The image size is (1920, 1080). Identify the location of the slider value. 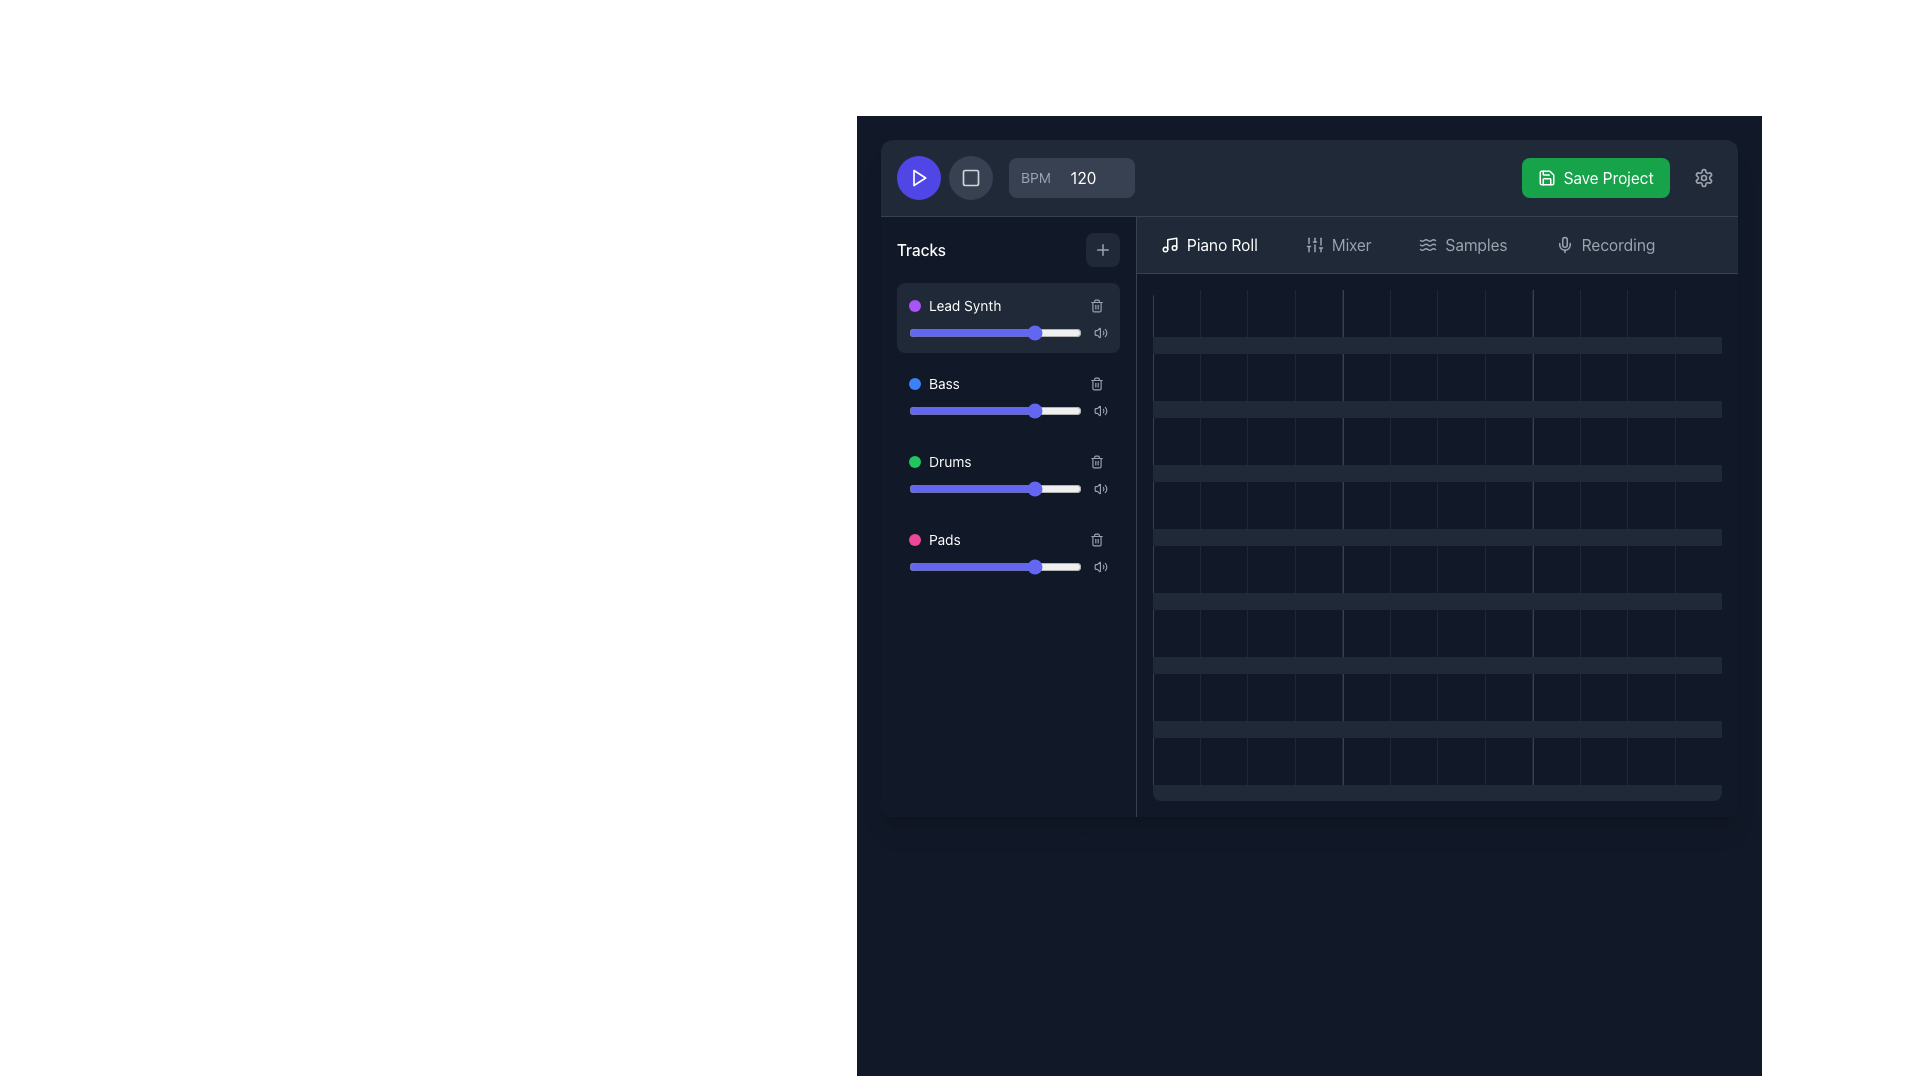
(958, 410).